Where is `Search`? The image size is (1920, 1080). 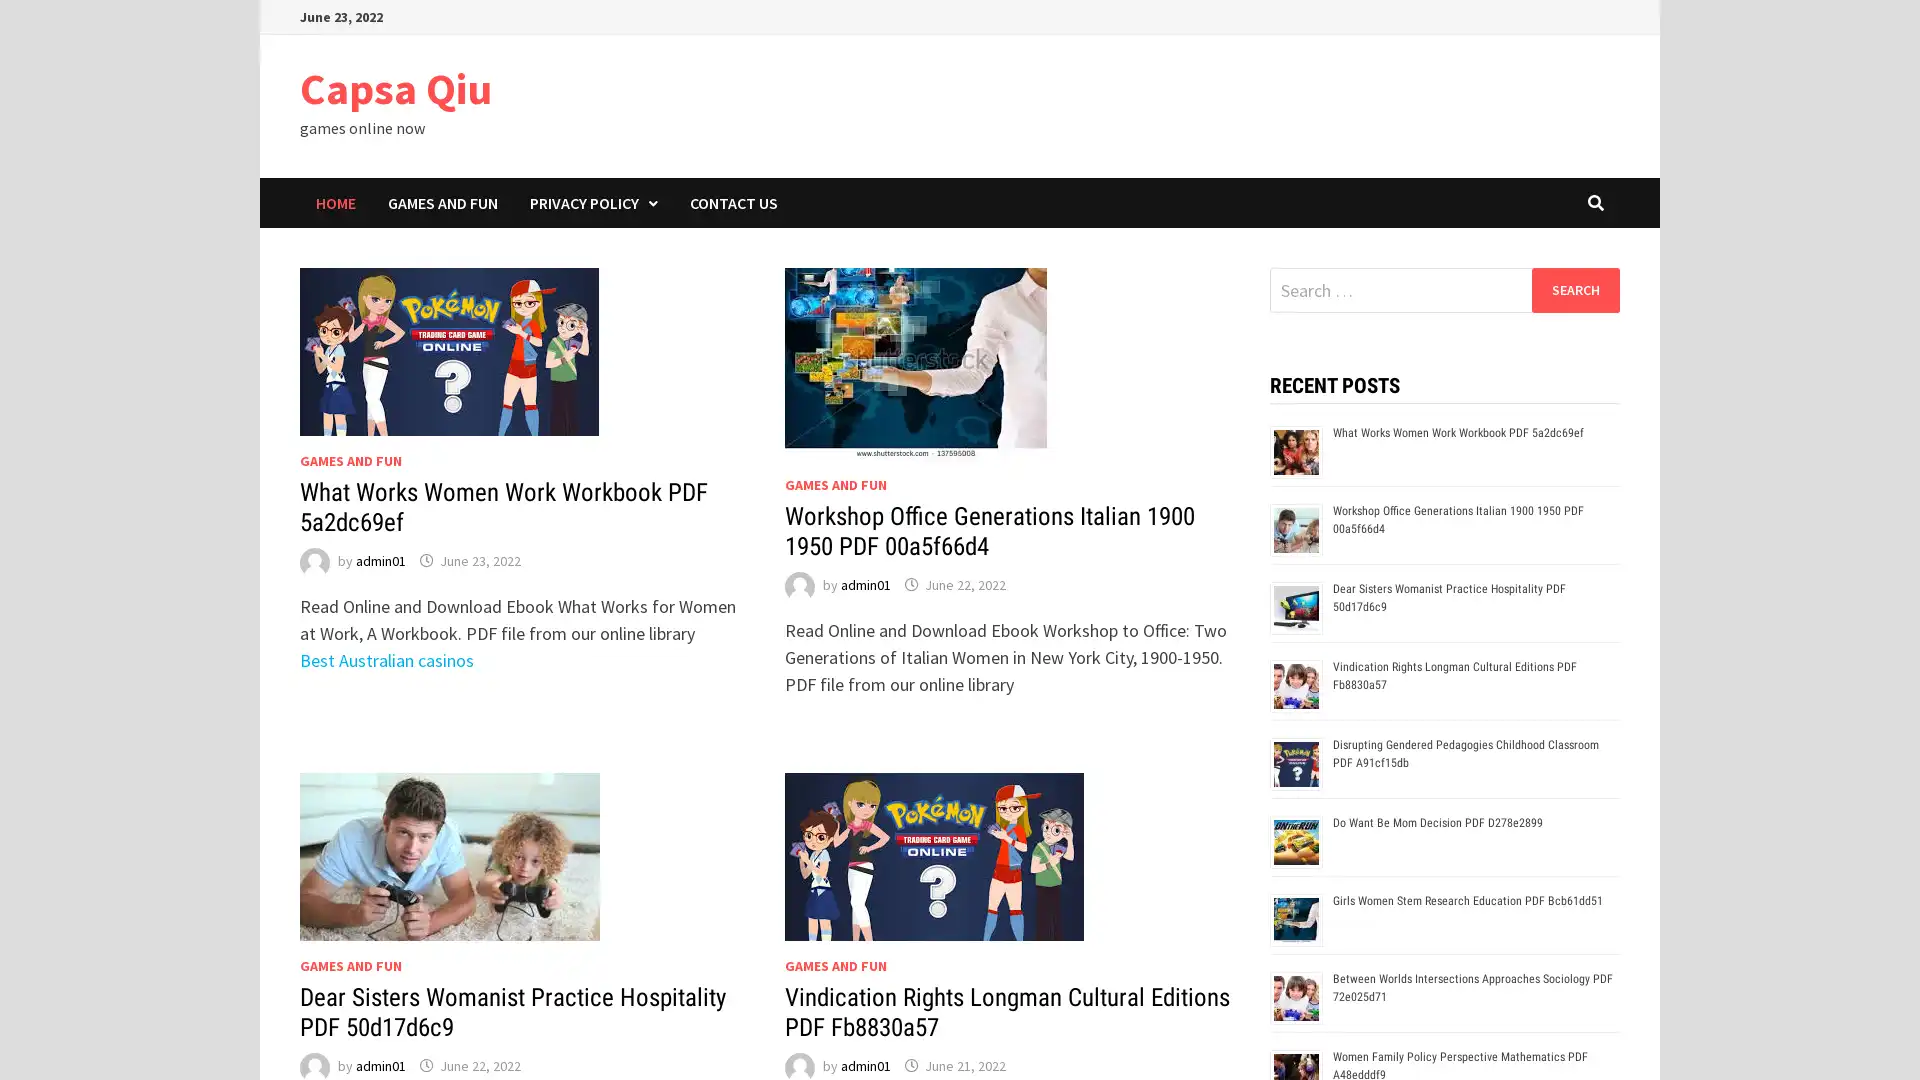 Search is located at coordinates (1574, 289).